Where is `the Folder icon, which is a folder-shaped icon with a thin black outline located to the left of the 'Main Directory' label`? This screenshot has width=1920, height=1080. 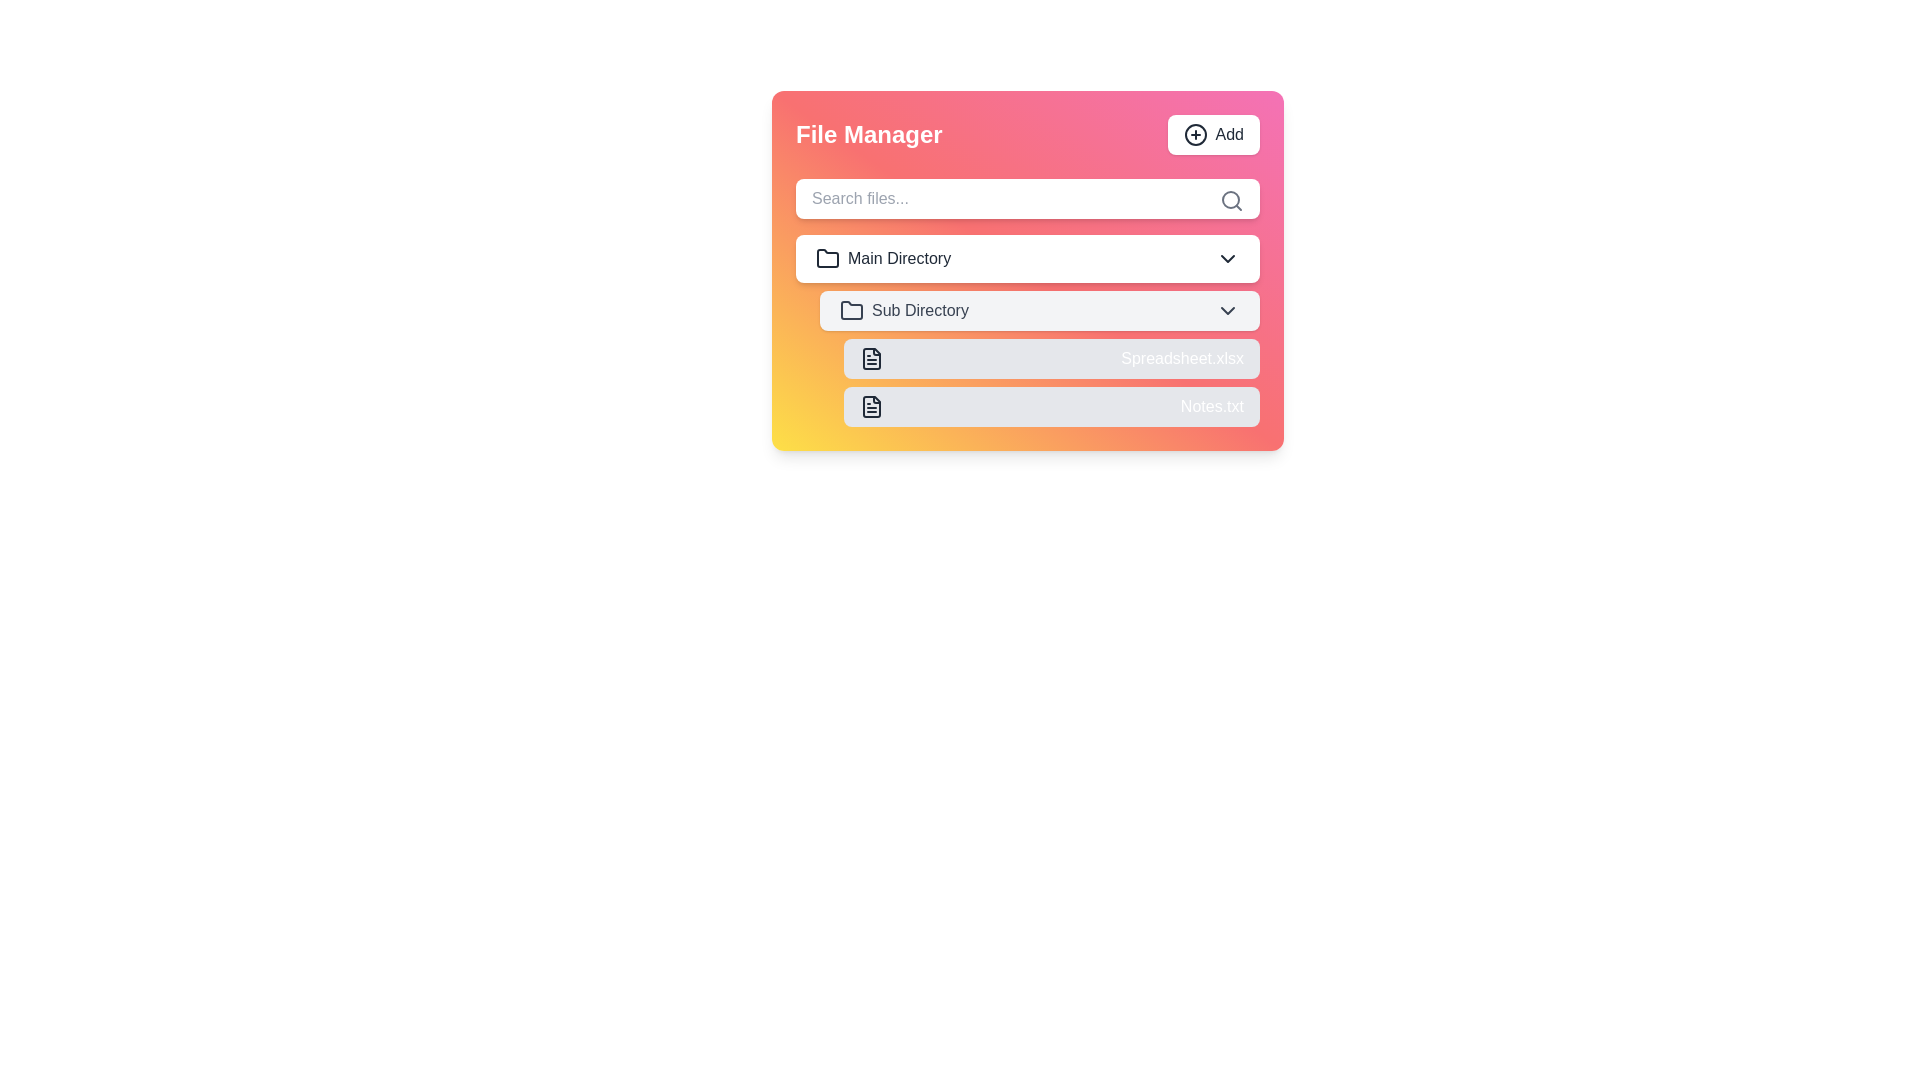
the Folder icon, which is a folder-shaped icon with a thin black outline located to the left of the 'Main Directory' label is located at coordinates (828, 257).